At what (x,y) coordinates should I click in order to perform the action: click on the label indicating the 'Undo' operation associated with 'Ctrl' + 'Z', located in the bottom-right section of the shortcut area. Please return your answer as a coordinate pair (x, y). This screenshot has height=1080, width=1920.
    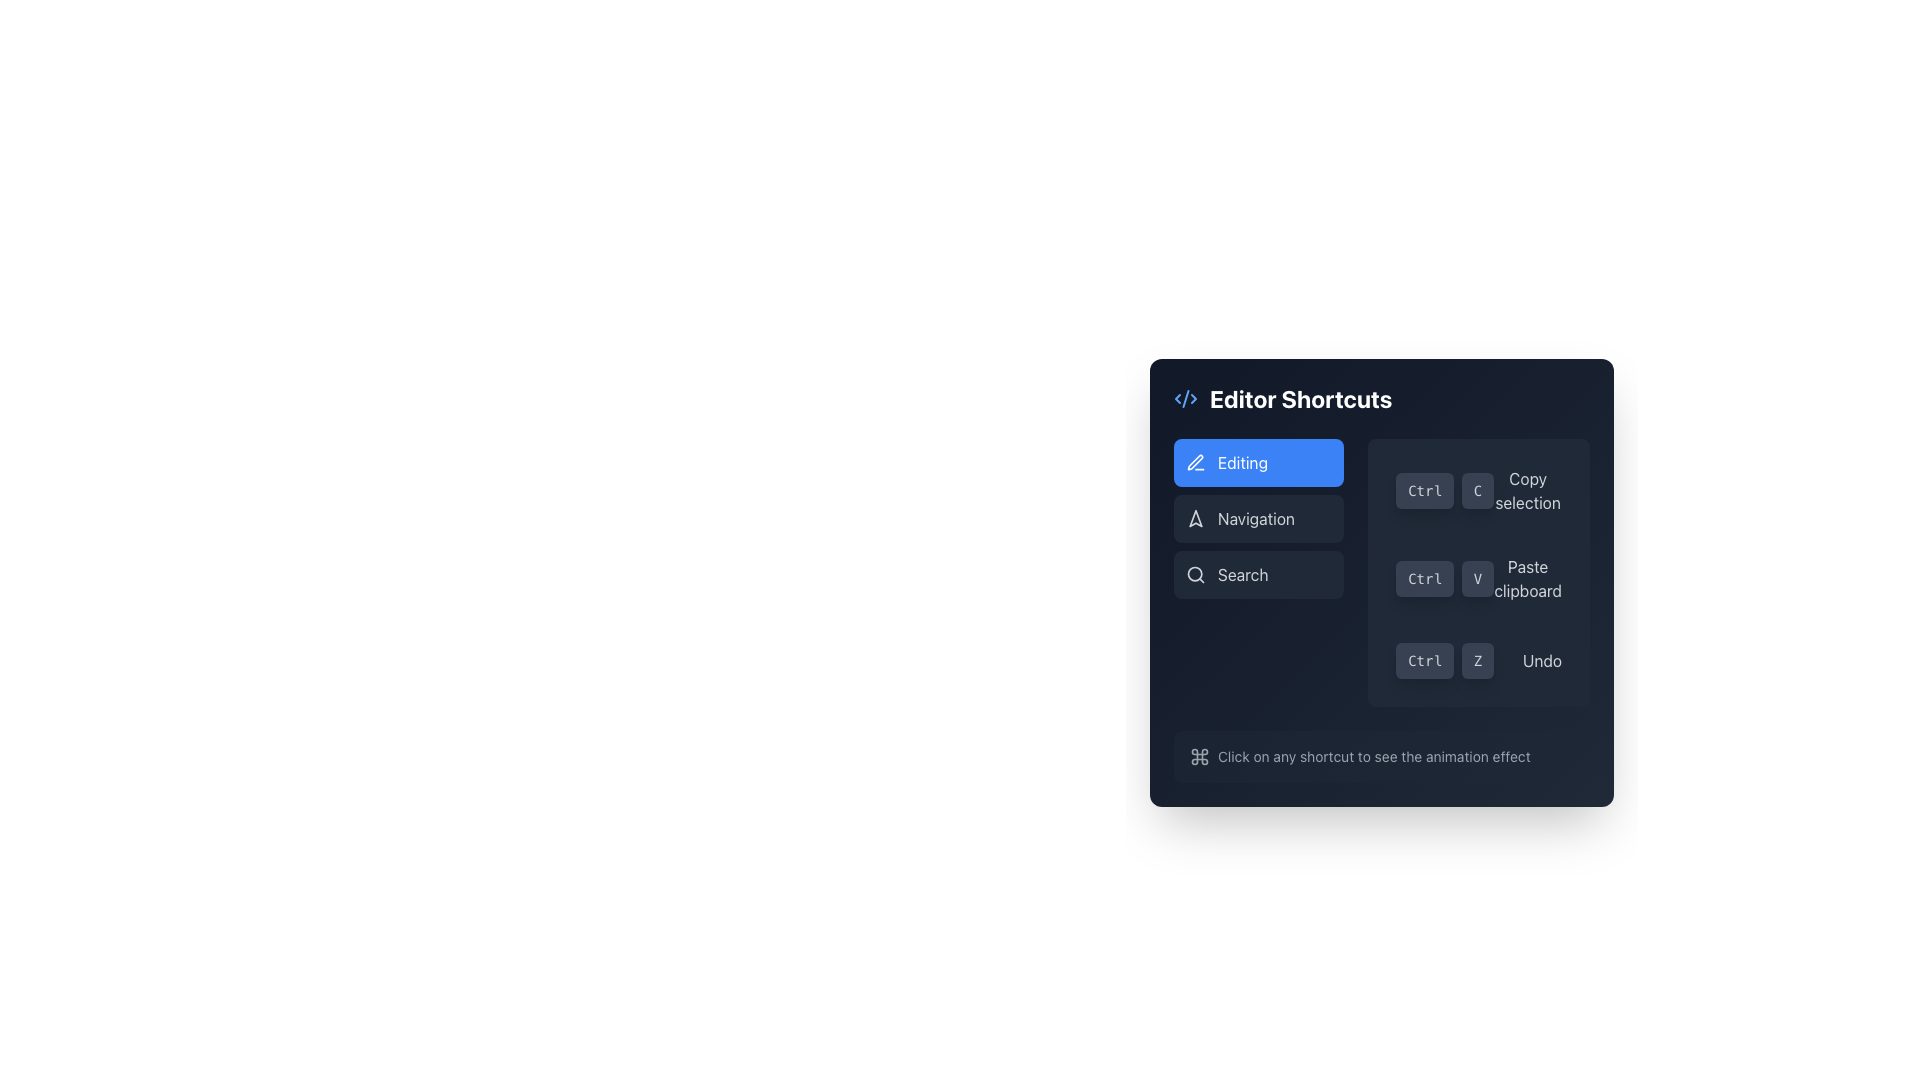
    Looking at the image, I should click on (1541, 660).